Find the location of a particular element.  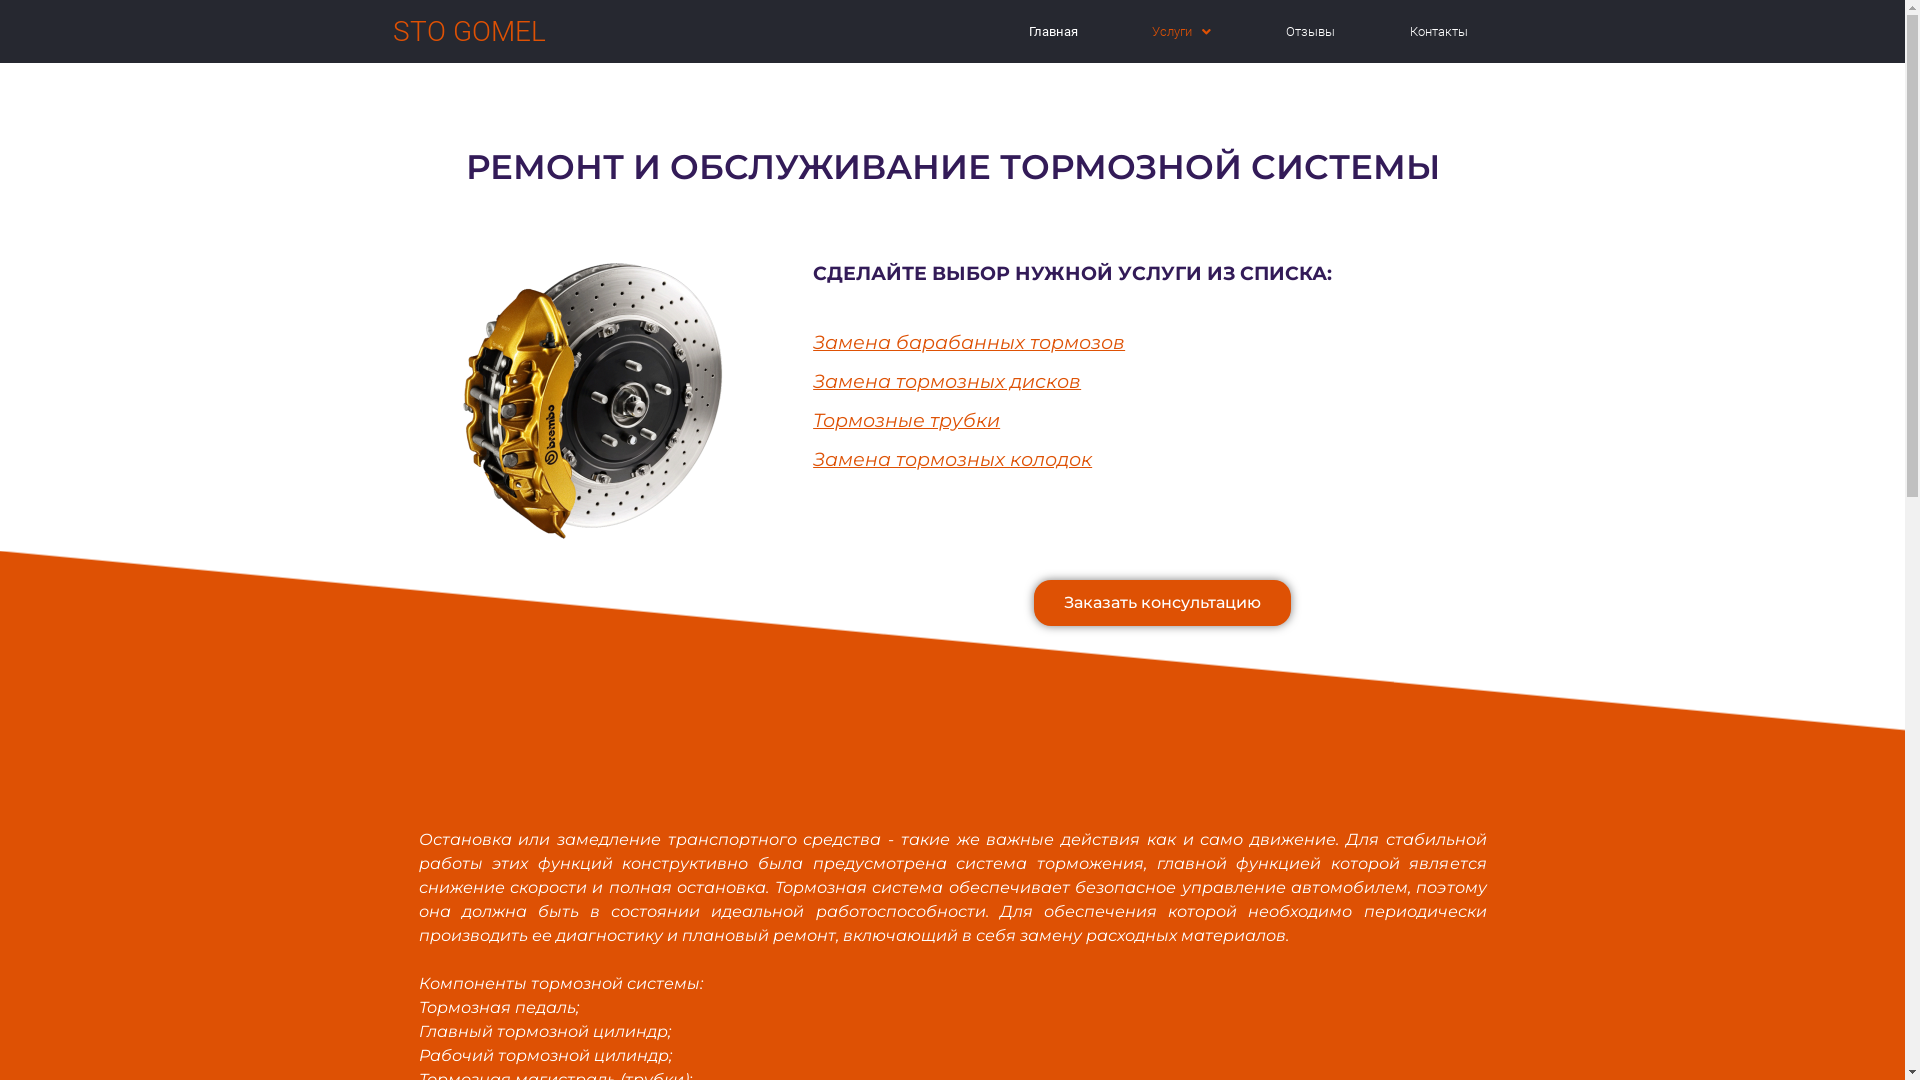

'STO GOMEL' is located at coordinates (467, 30).